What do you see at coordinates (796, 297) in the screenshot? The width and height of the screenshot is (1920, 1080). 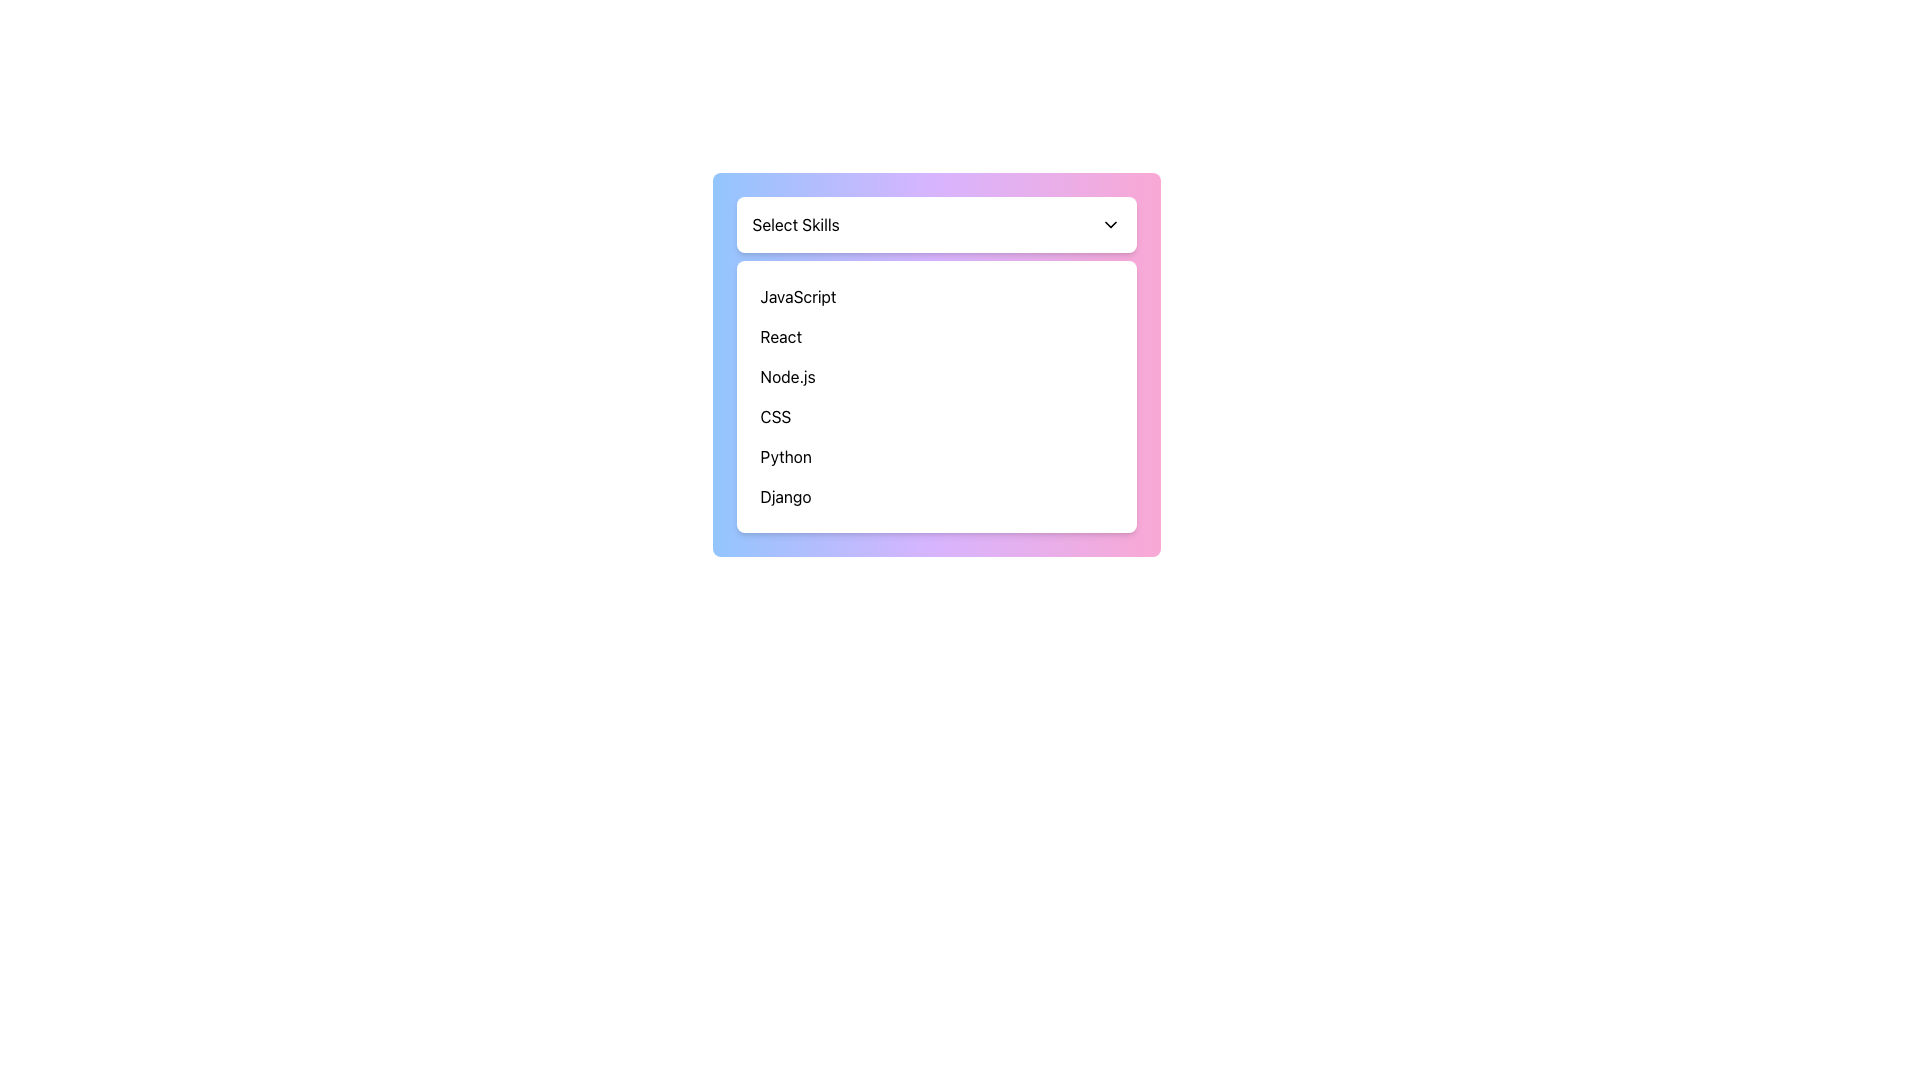 I see `the first selectable option in the 'Select Skills' dropdown menu` at bounding box center [796, 297].